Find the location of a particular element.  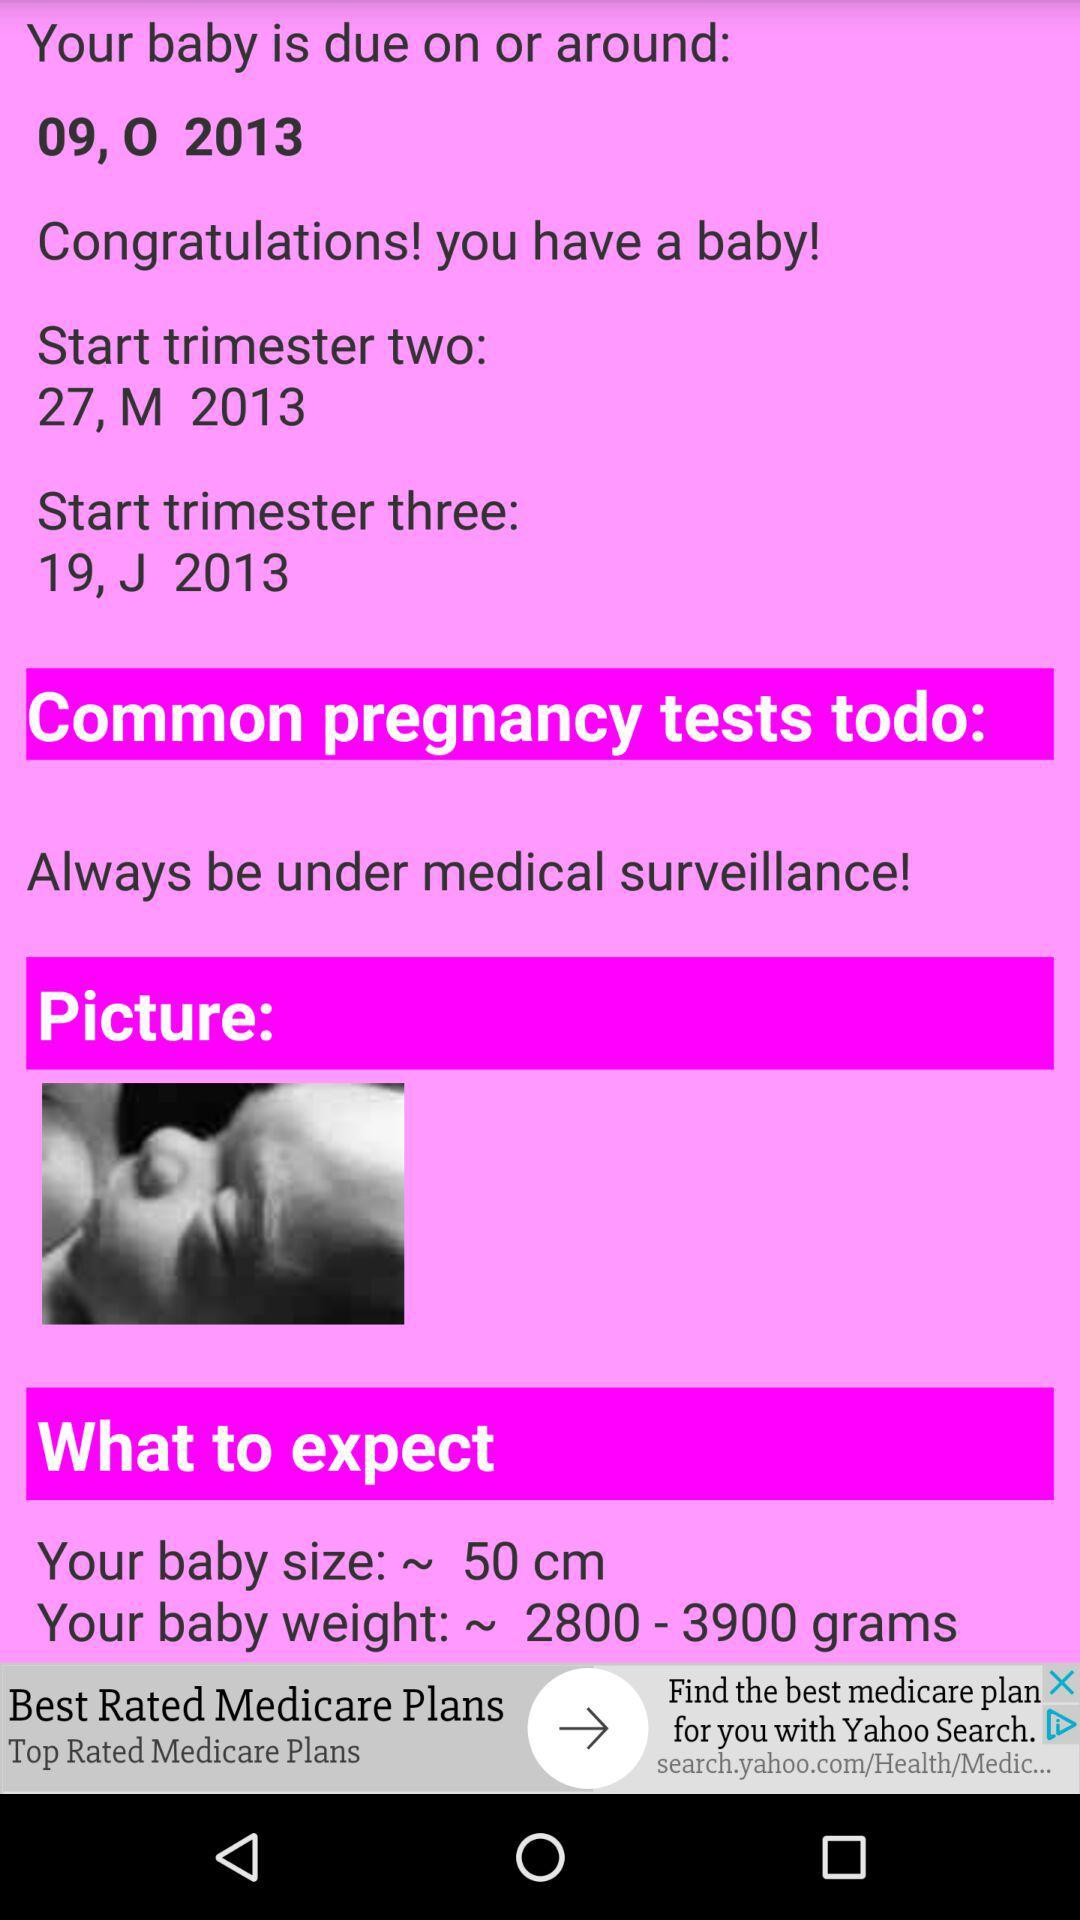

advertisement banner is located at coordinates (540, 1727).